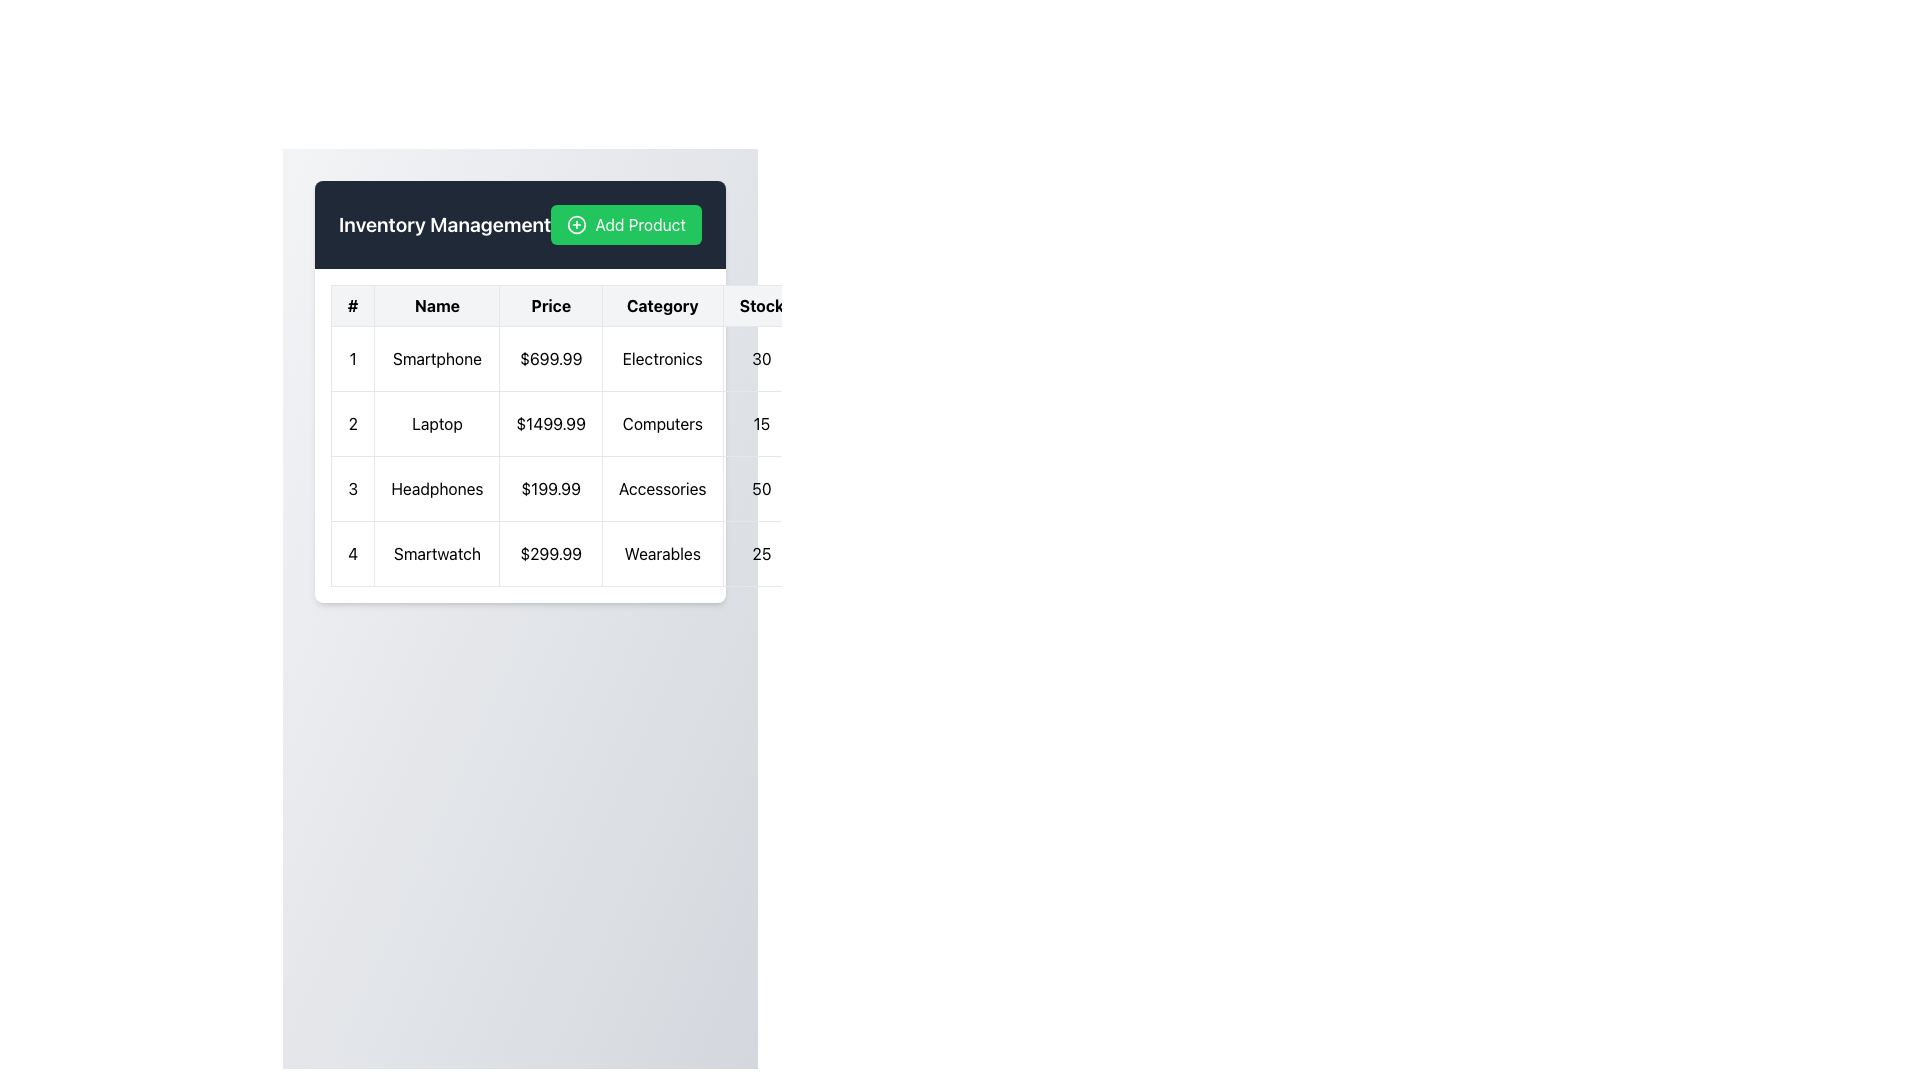 This screenshot has height=1080, width=1920. What do you see at coordinates (760, 357) in the screenshot?
I see `the static text element displaying the stock quantity of the item 'Smartphone' in the inventory table, located in the fifth column of the first row` at bounding box center [760, 357].